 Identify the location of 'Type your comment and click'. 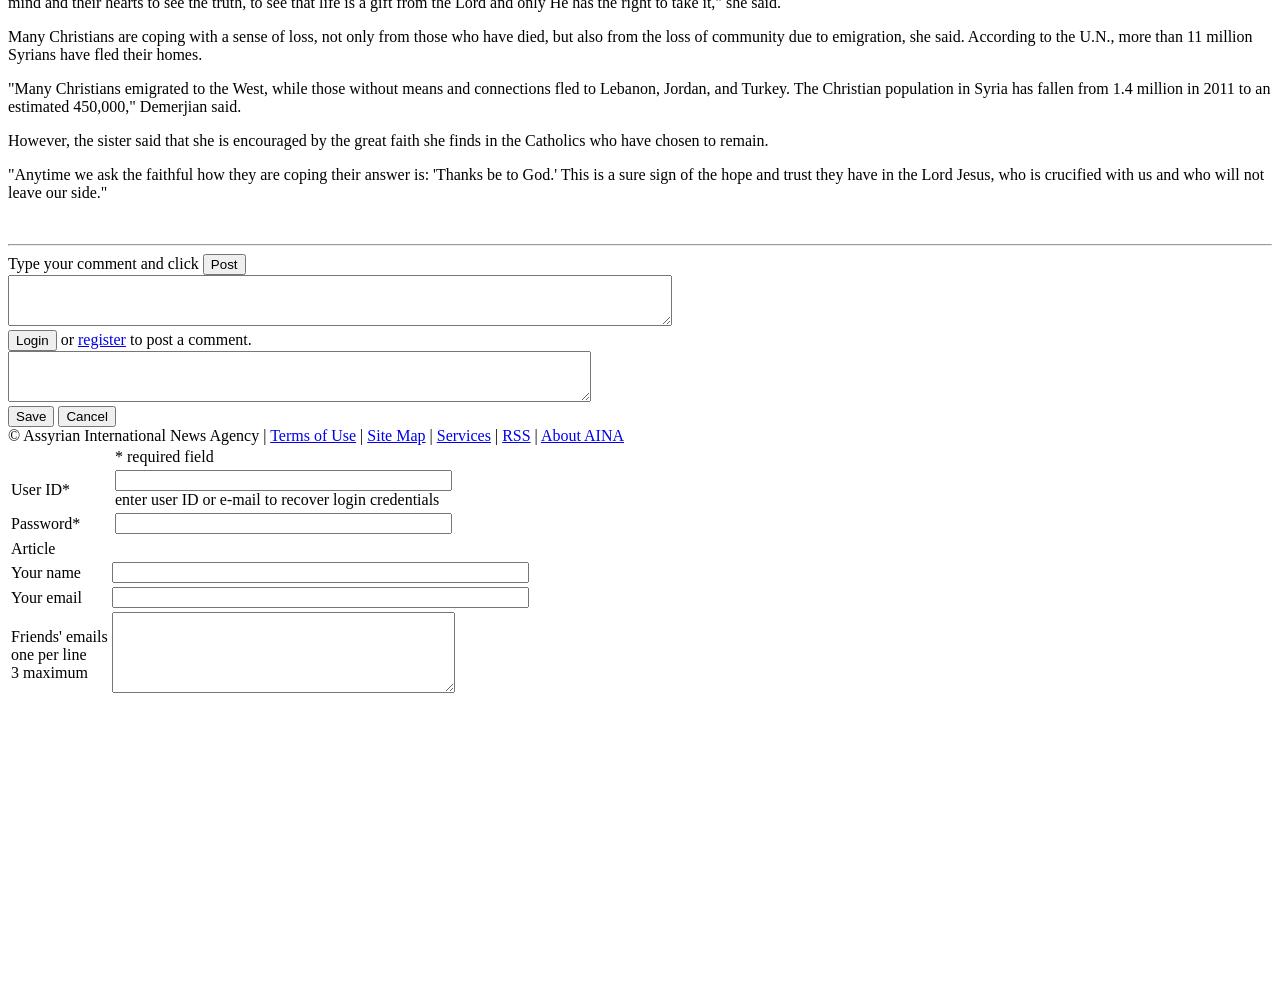
(102, 263).